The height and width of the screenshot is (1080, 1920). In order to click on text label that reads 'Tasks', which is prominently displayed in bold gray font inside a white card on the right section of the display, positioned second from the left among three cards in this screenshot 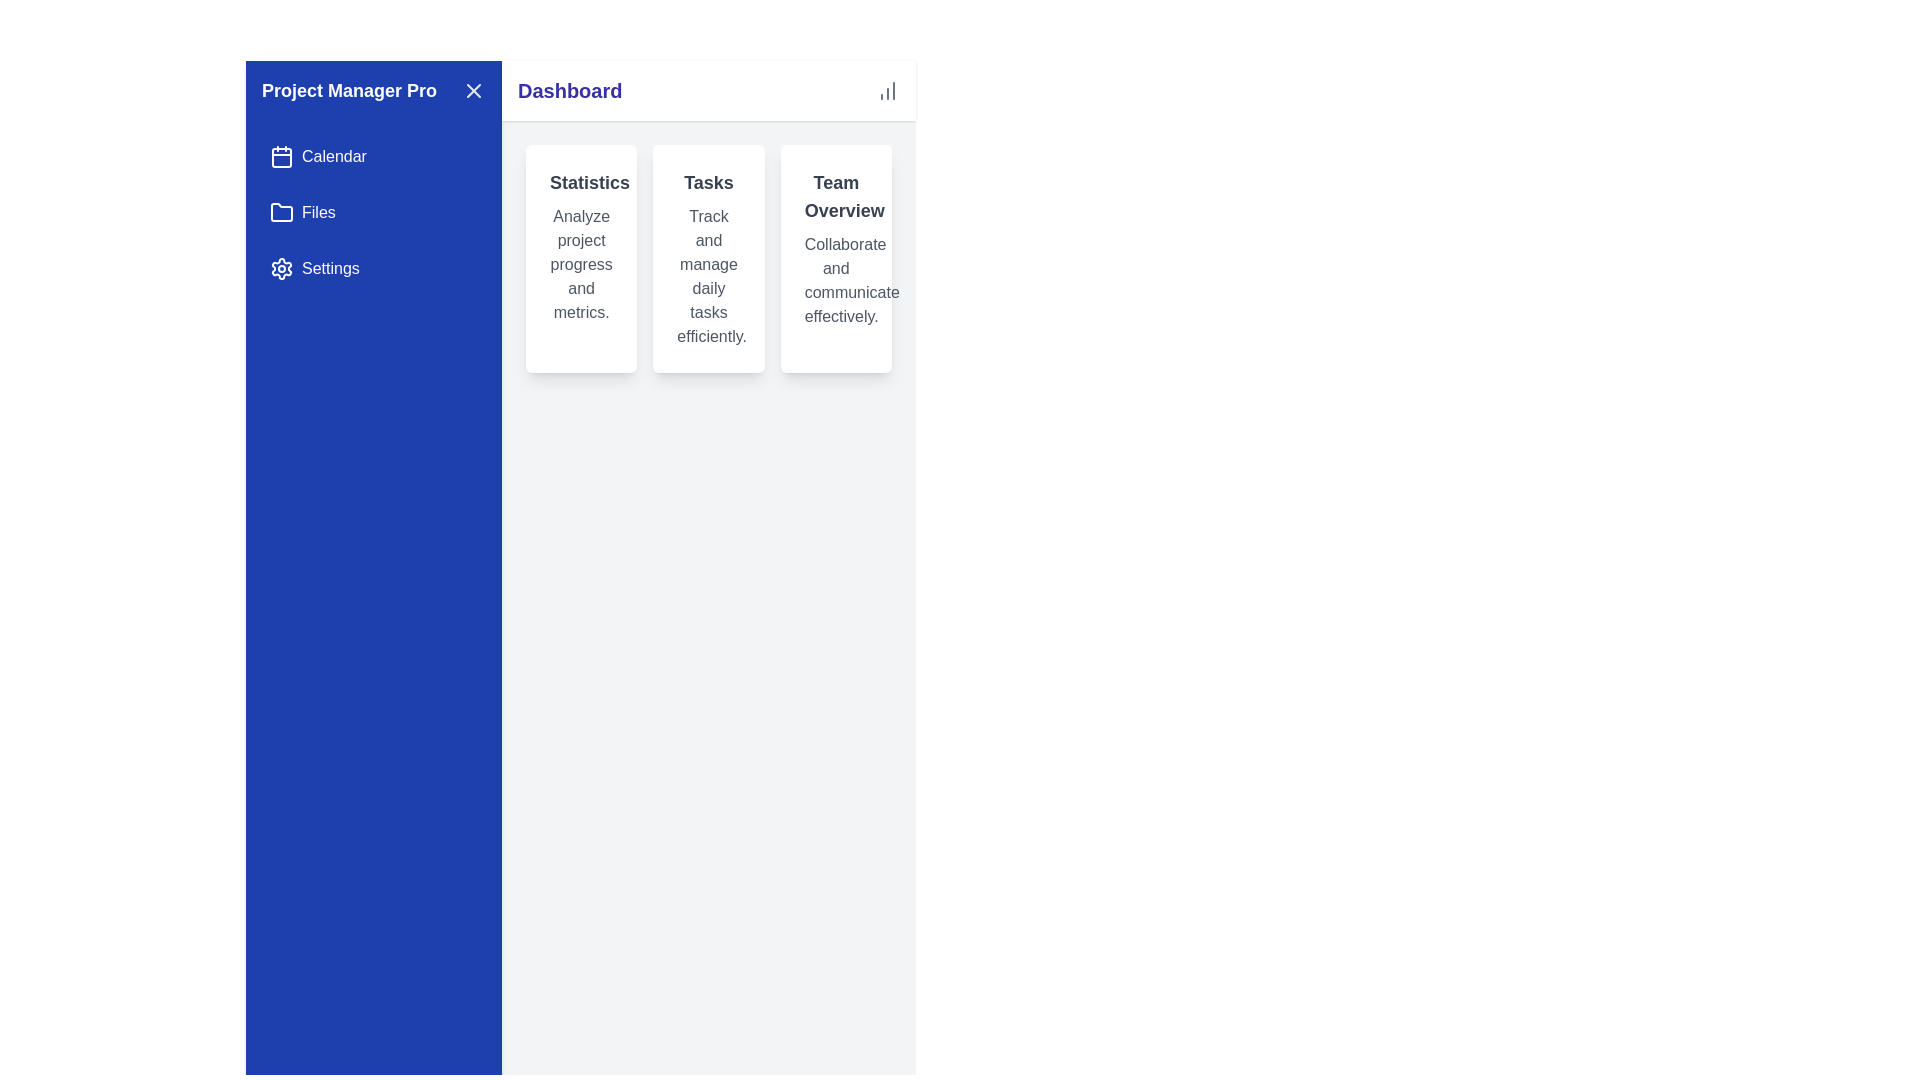, I will do `click(709, 182)`.